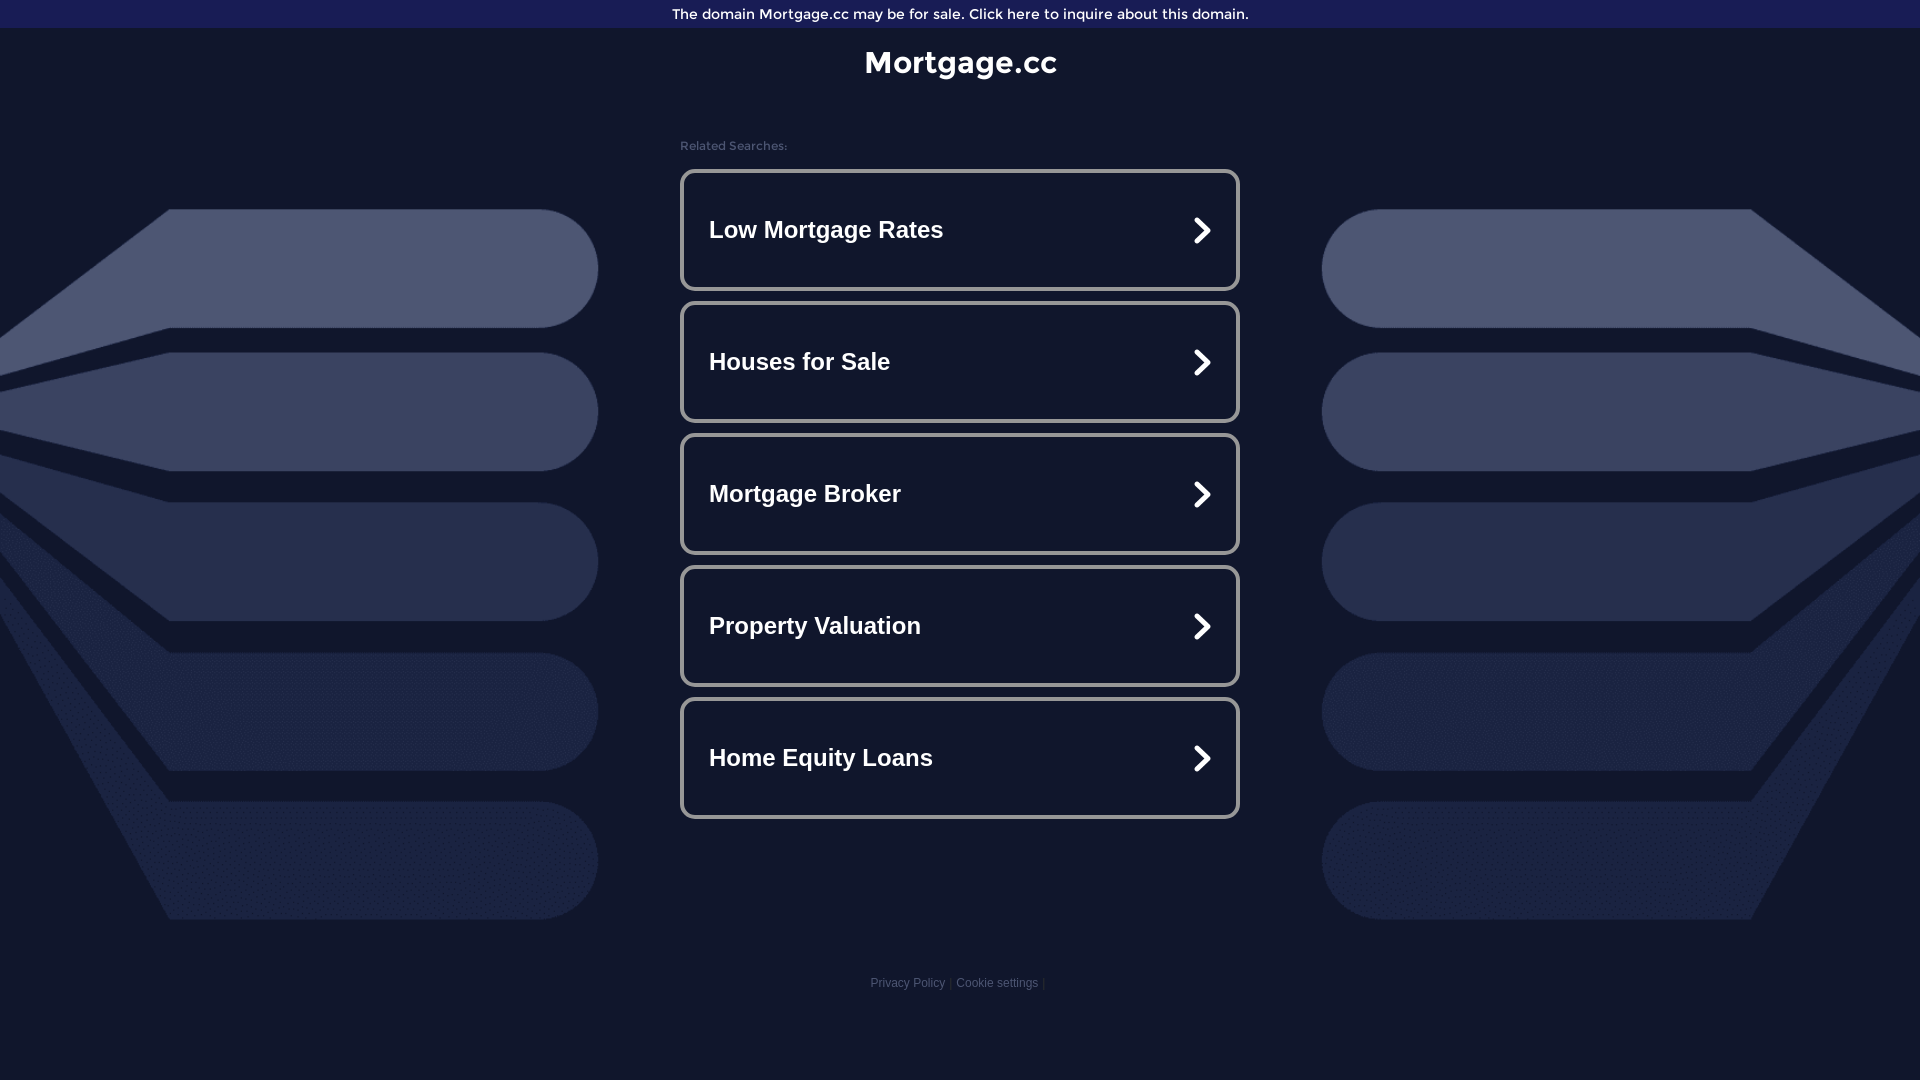 The image size is (1920, 1080). I want to click on 'Mortgage.cc', so click(960, 61).